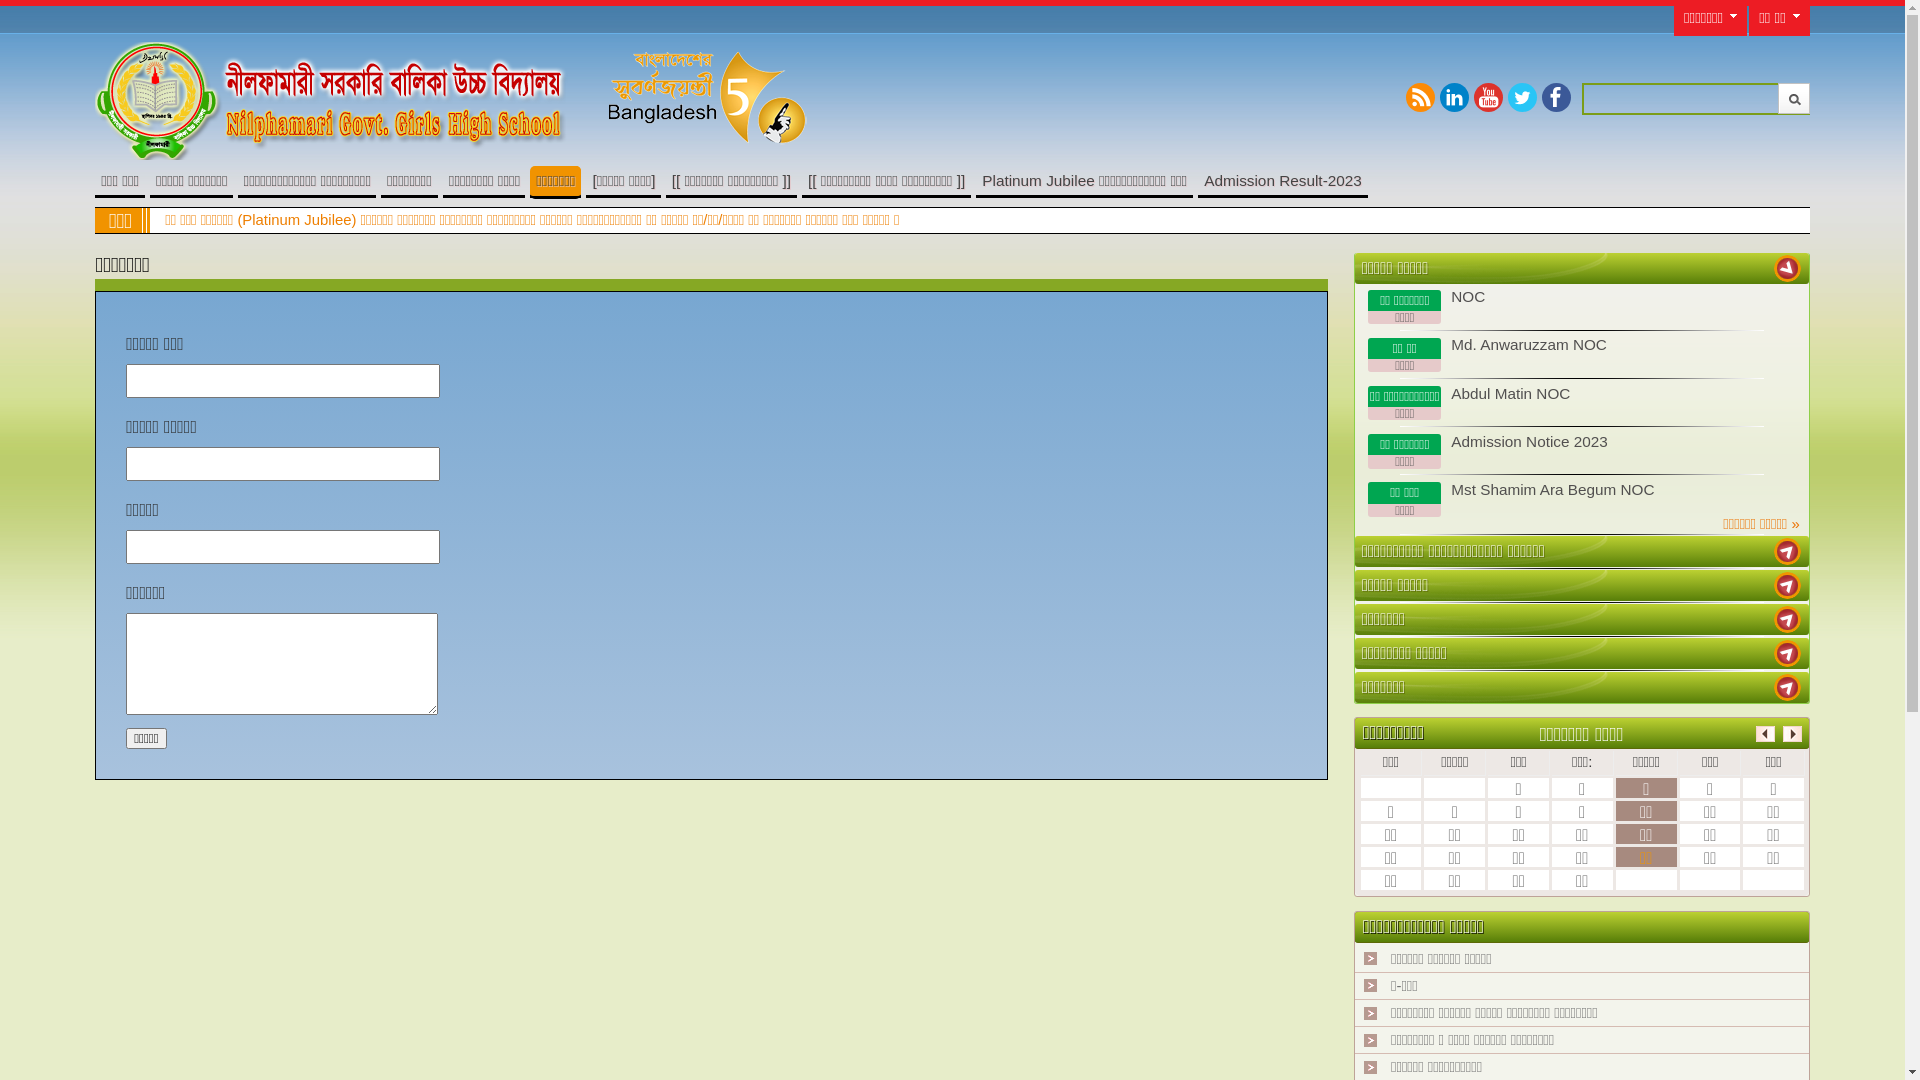 The width and height of the screenshot is (1920, 1080). I want to click on ' ', so click(1787, 653).